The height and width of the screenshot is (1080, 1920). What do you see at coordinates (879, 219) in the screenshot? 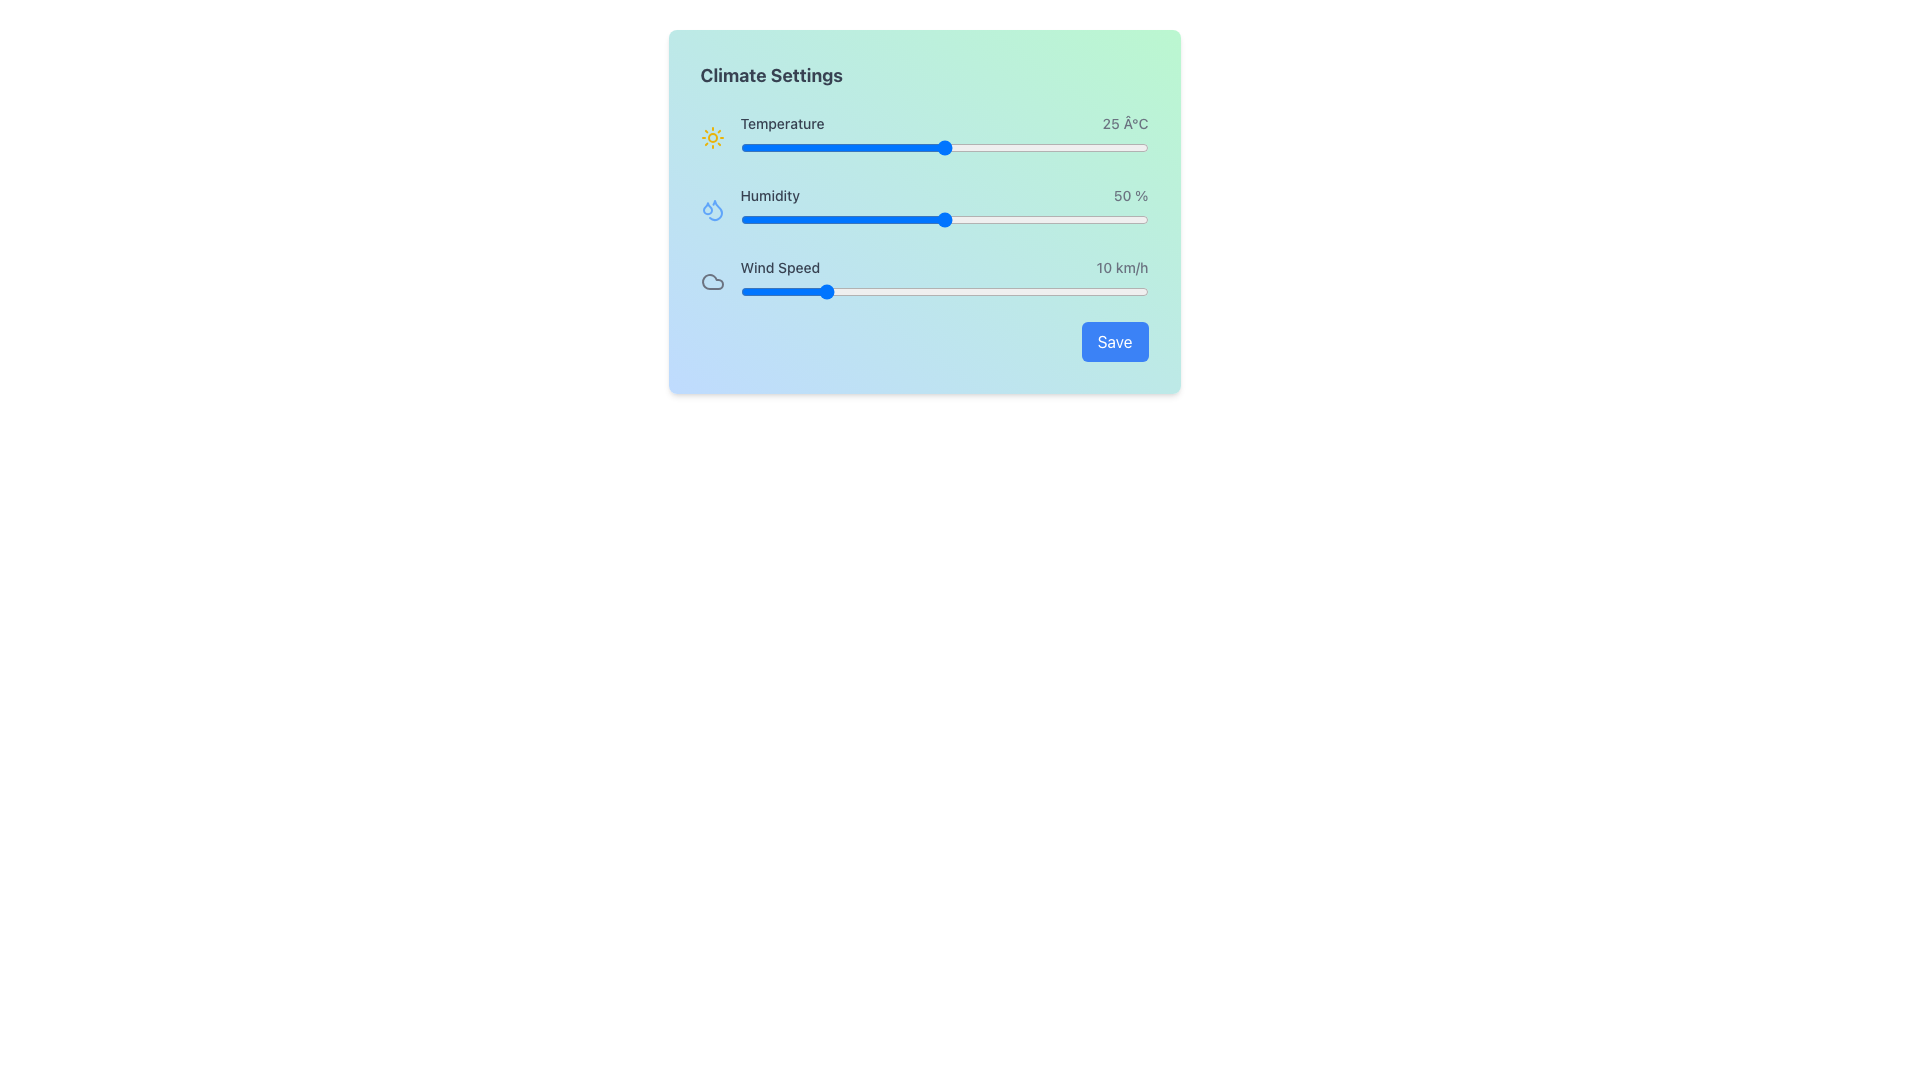
I see `the humidity` at bounding box center [879, 219].